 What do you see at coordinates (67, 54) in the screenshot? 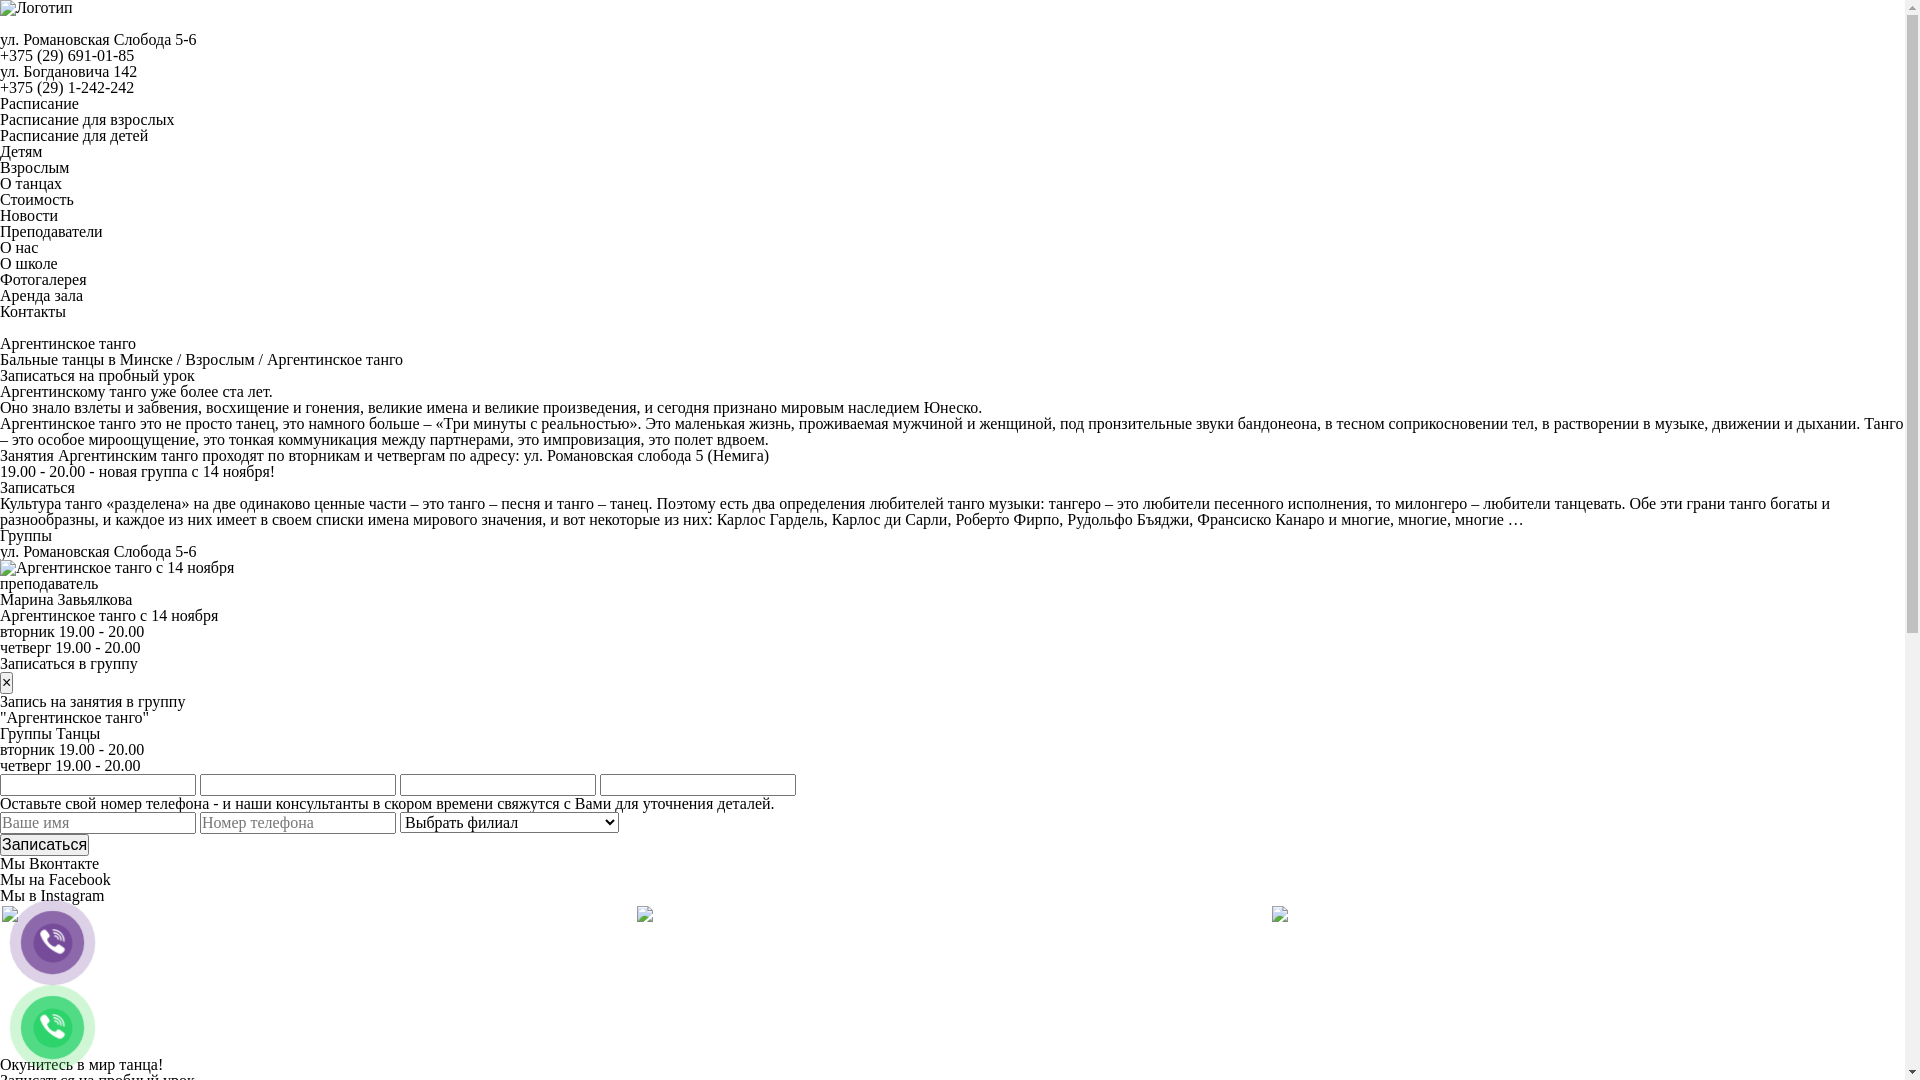
I see `'+375 (29) 691-01-85'` at bounding box center [67, 54].